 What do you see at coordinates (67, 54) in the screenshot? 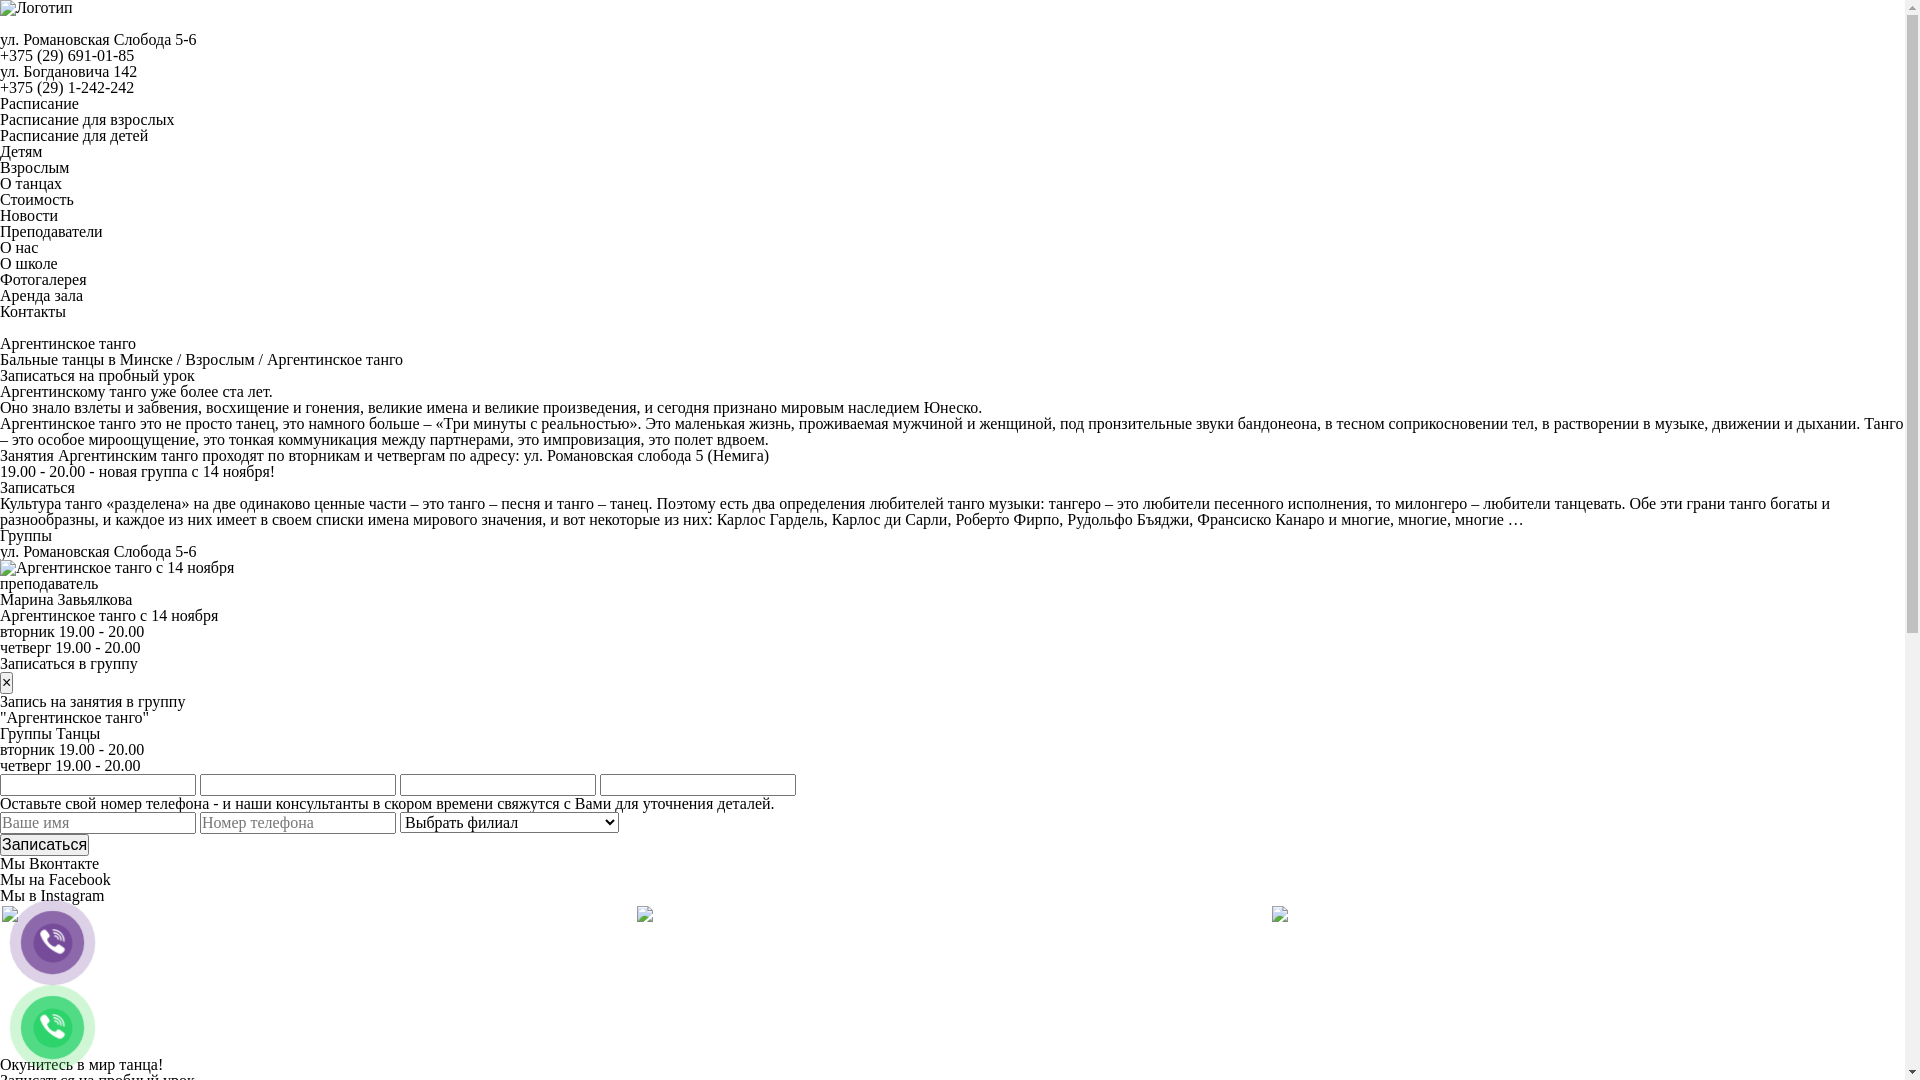
I see `'+375 (29) 691-01-85'` at bounding box center [67, 54].